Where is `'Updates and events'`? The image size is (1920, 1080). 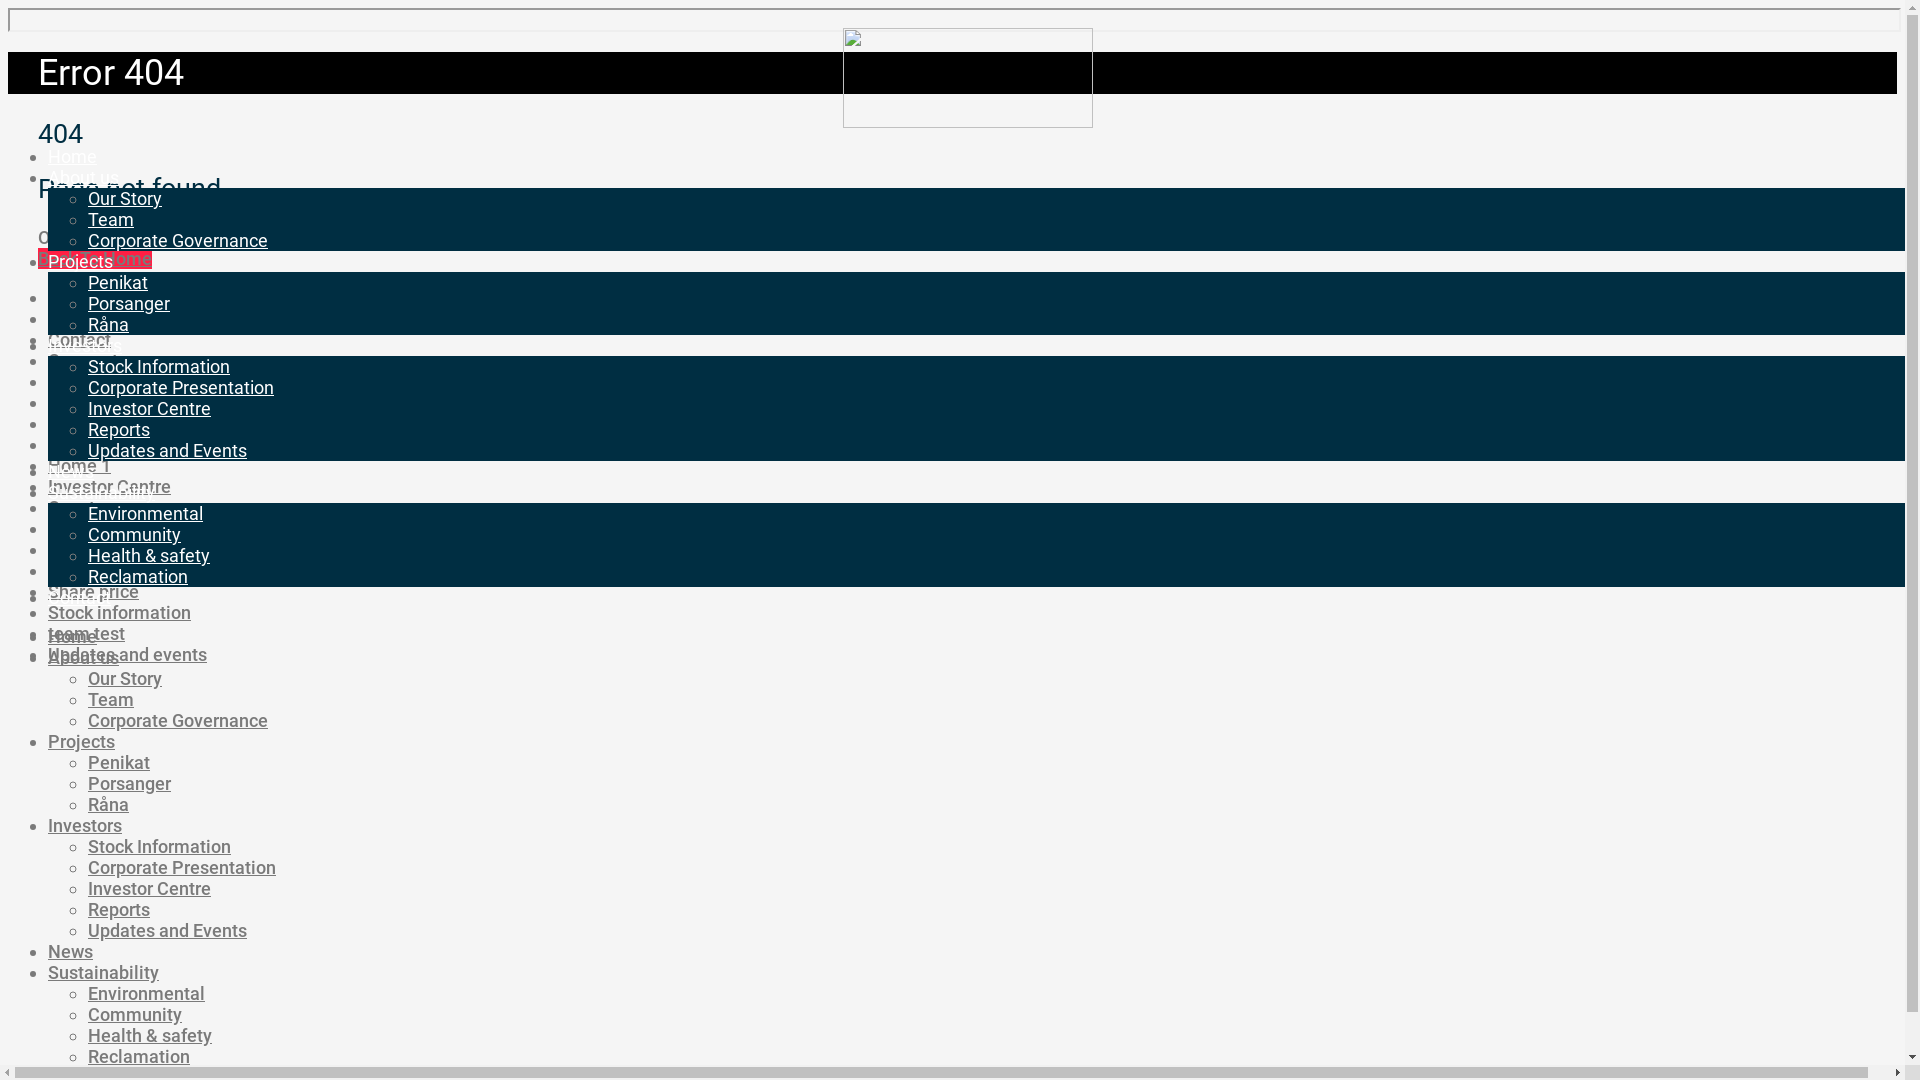 'Updates and events' is located at coordinates (48, 654).